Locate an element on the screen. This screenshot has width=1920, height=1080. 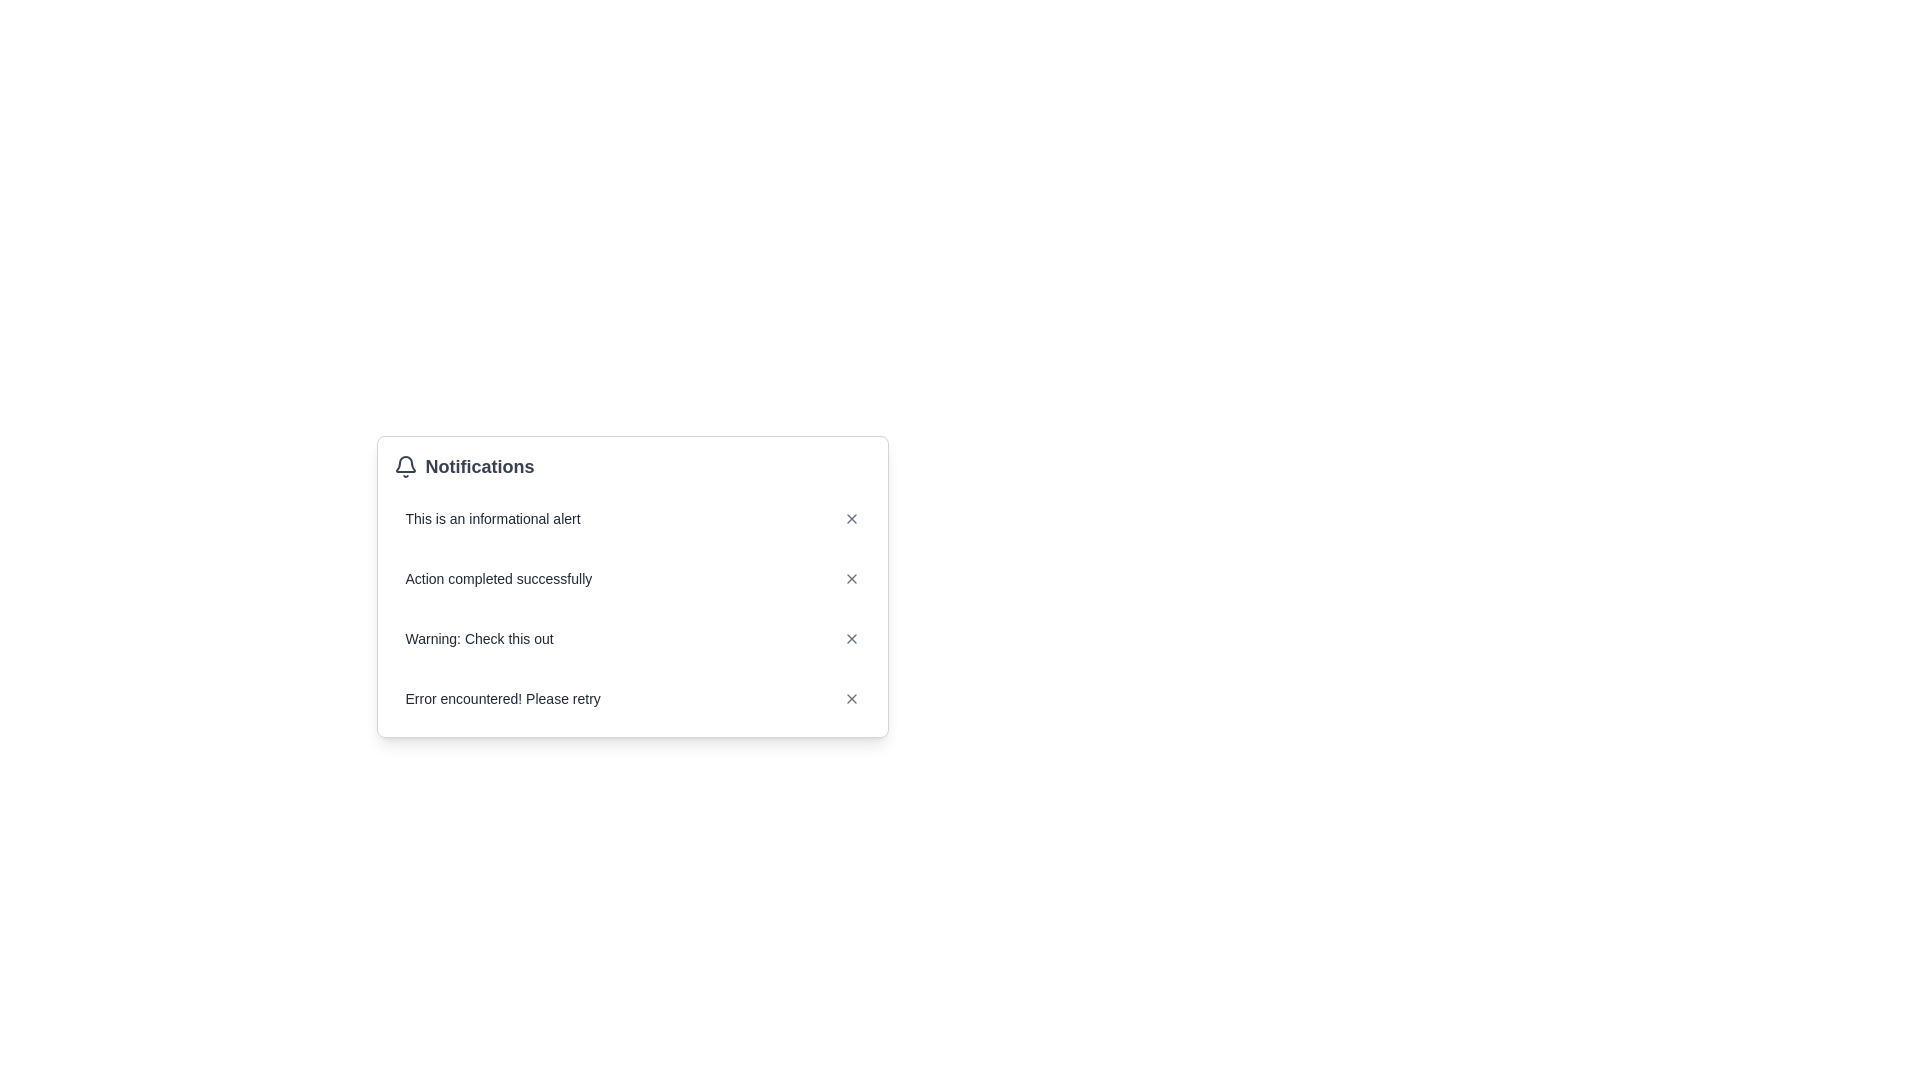
the close button on the notification message 'Error encountered! Please retry.' is located at coordinates (851, 697).